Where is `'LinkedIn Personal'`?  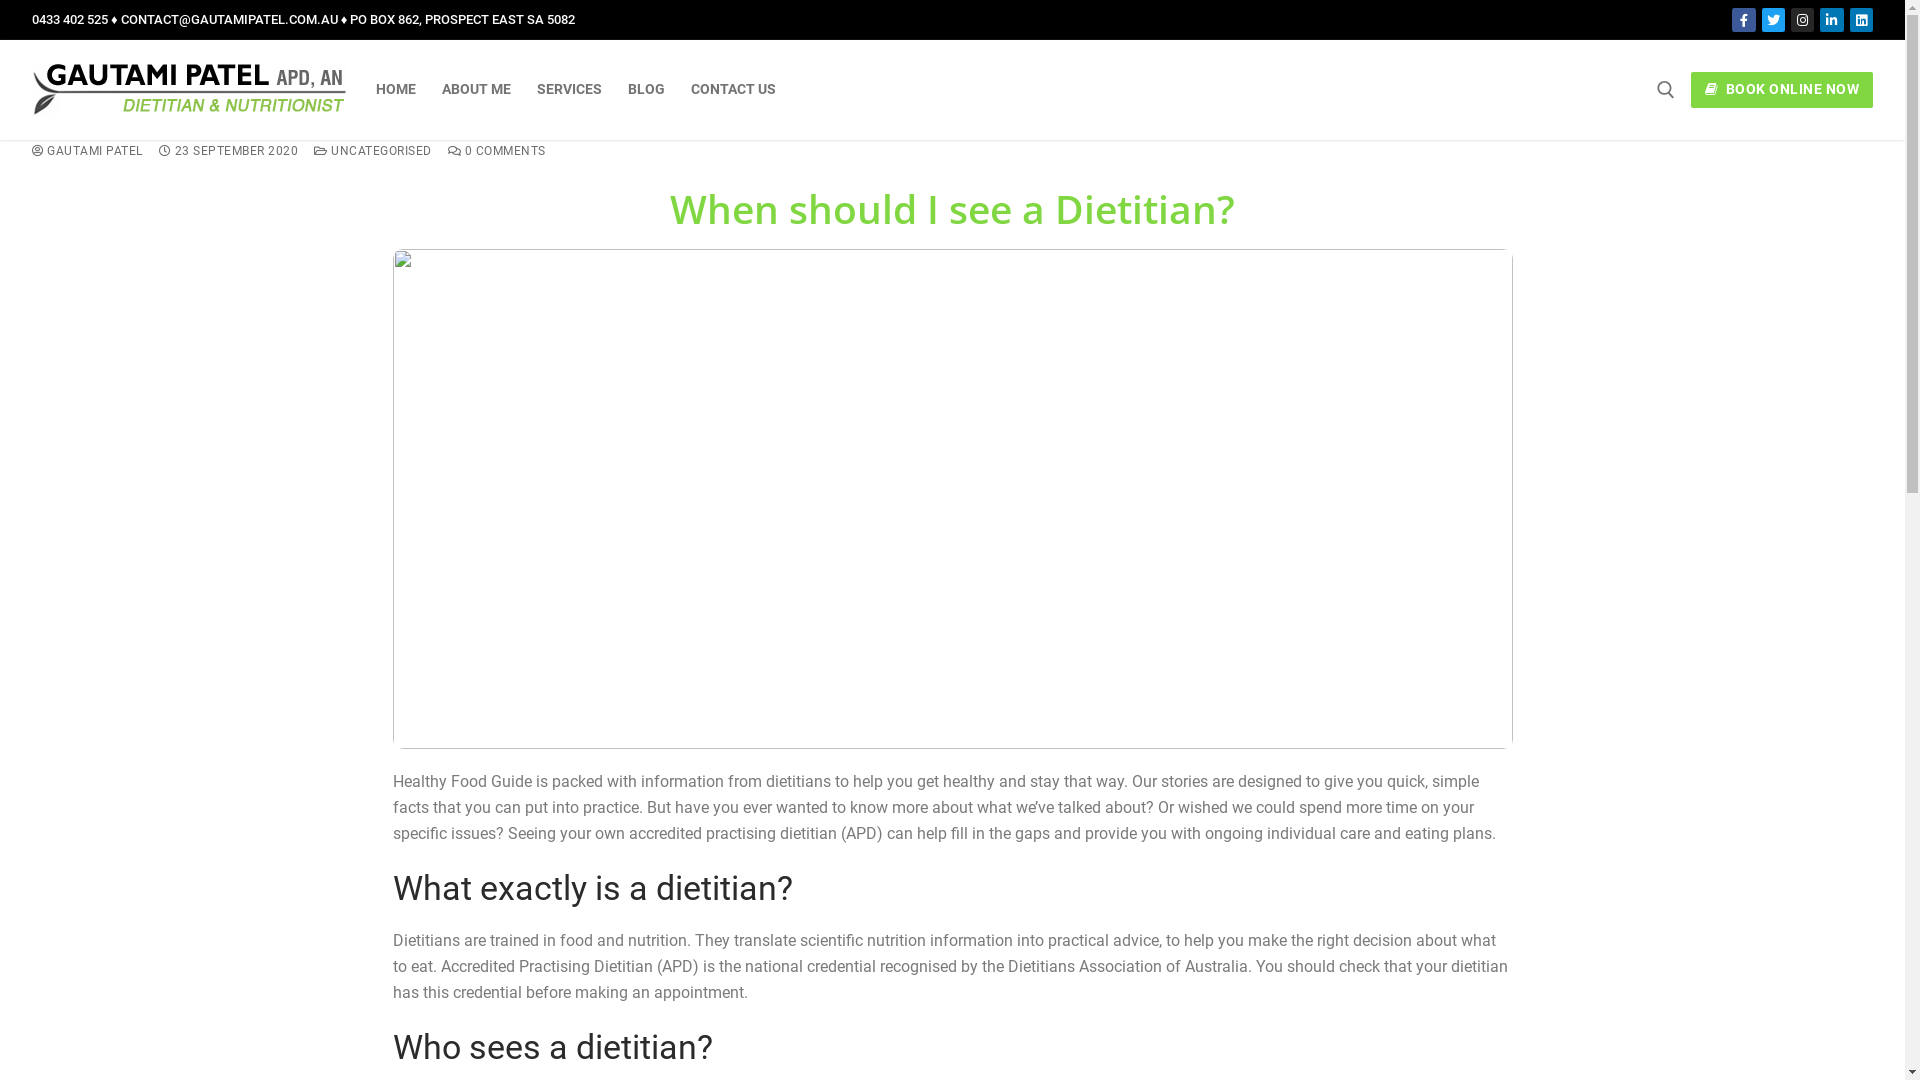
'LinkedIn Personal' is located at coordinates (1860, 20).